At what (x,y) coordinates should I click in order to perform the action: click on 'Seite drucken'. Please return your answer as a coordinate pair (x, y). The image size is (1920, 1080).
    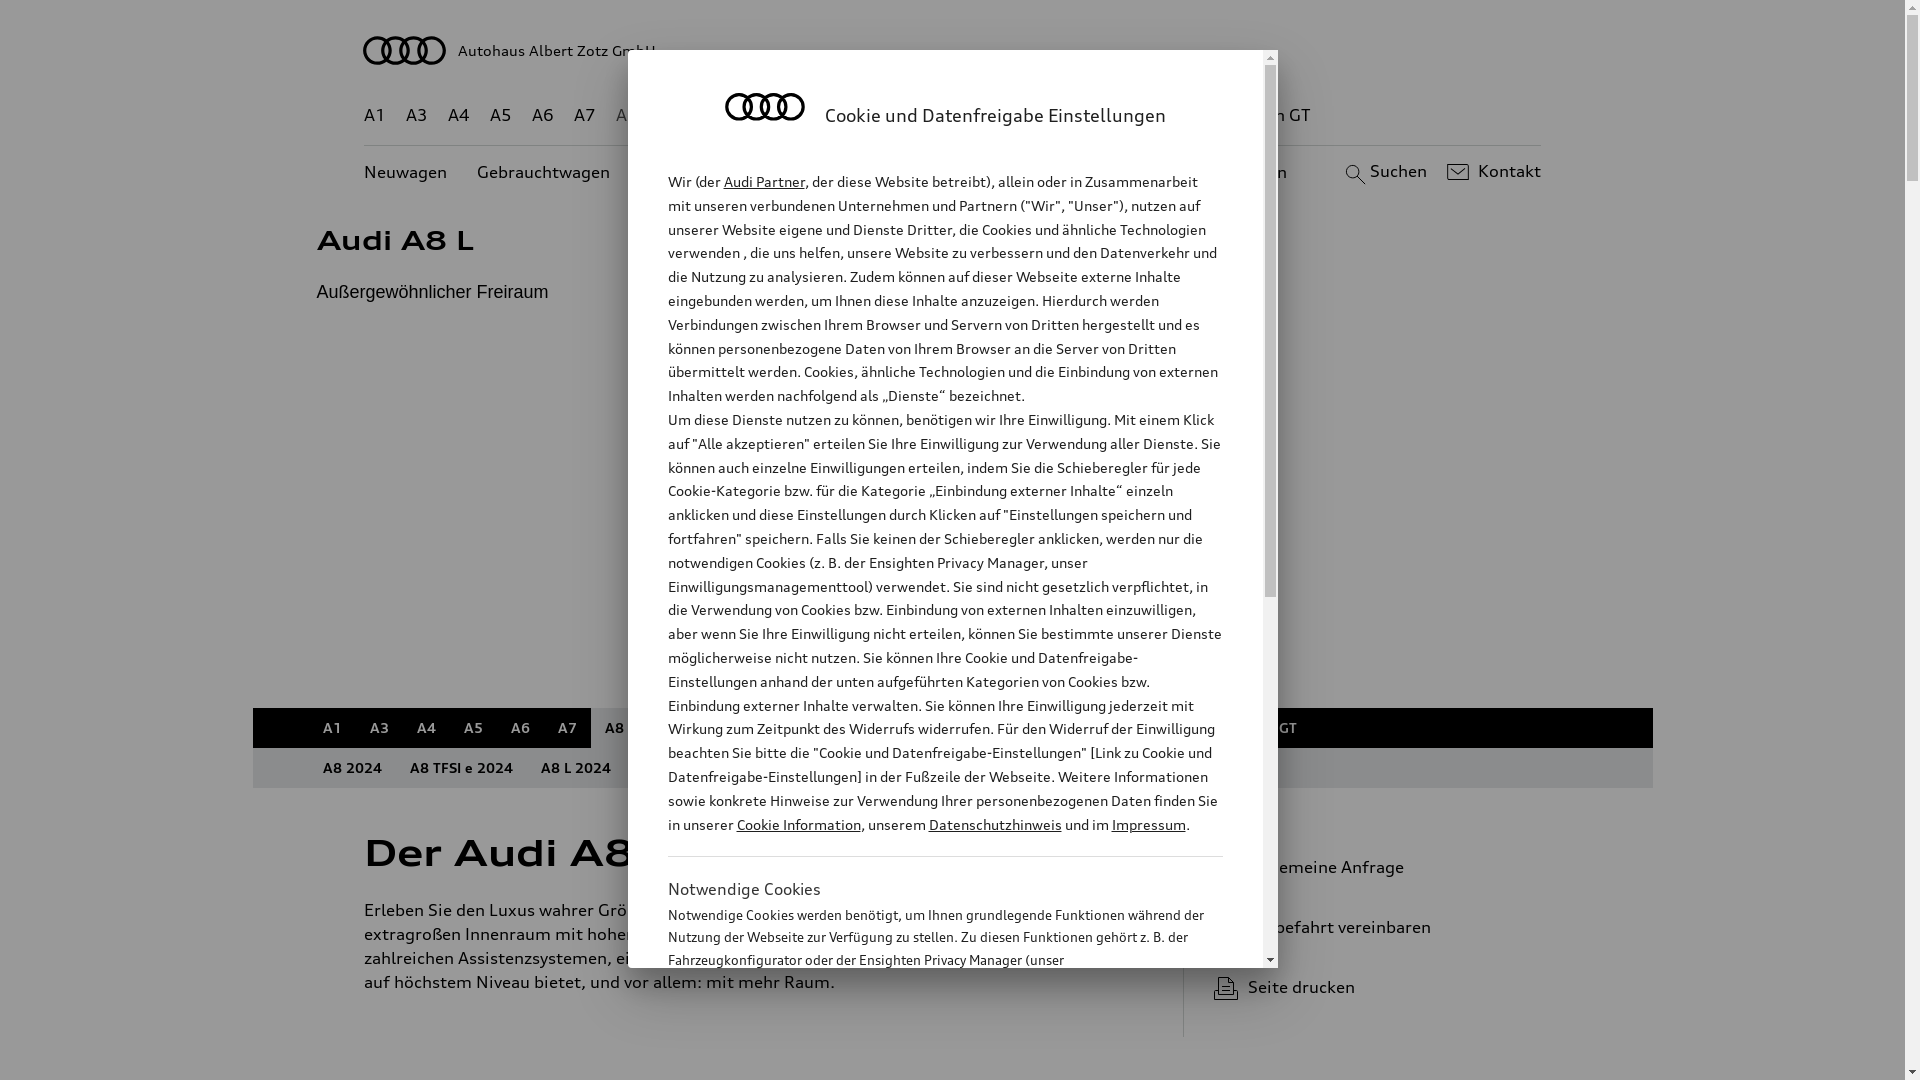
    Looking at the image, I should click on (1376, 986).